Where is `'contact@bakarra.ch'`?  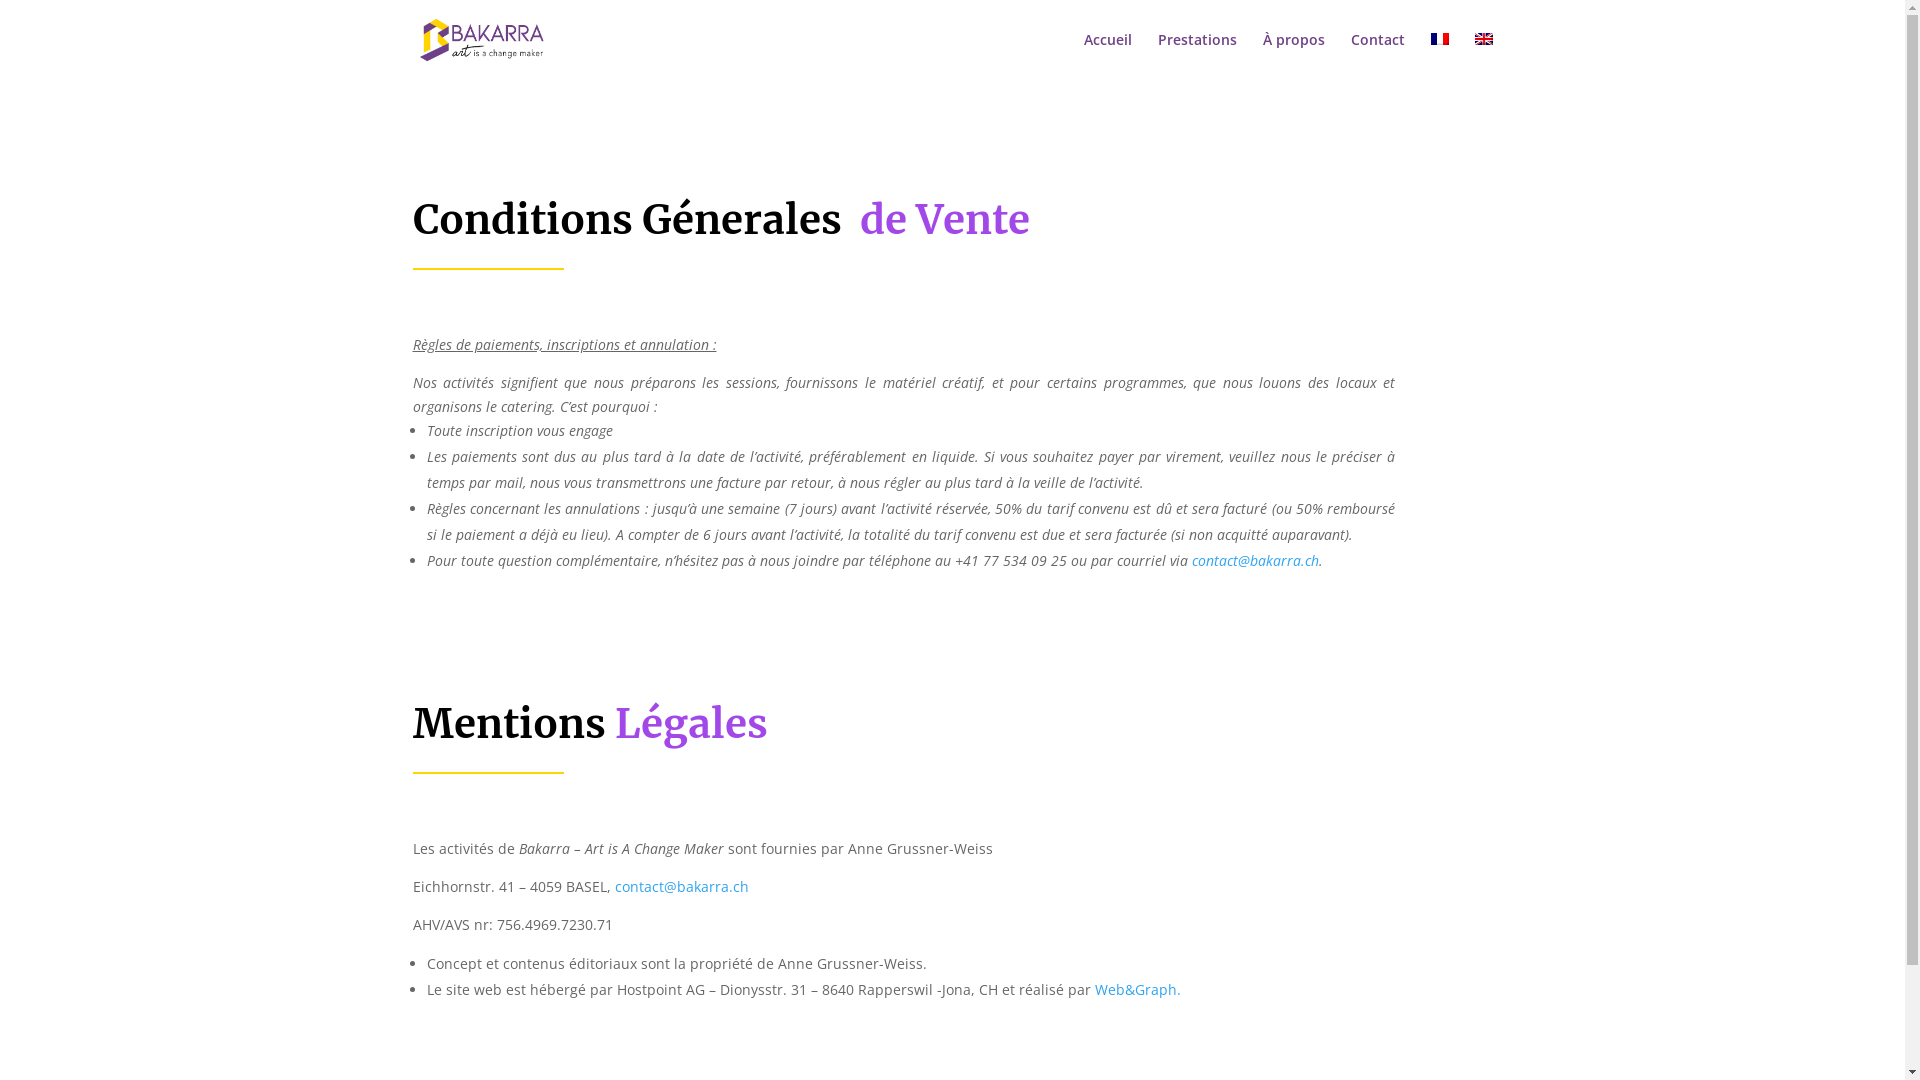
'contact@bakarra.ch' is located at coordinates (681, 885).